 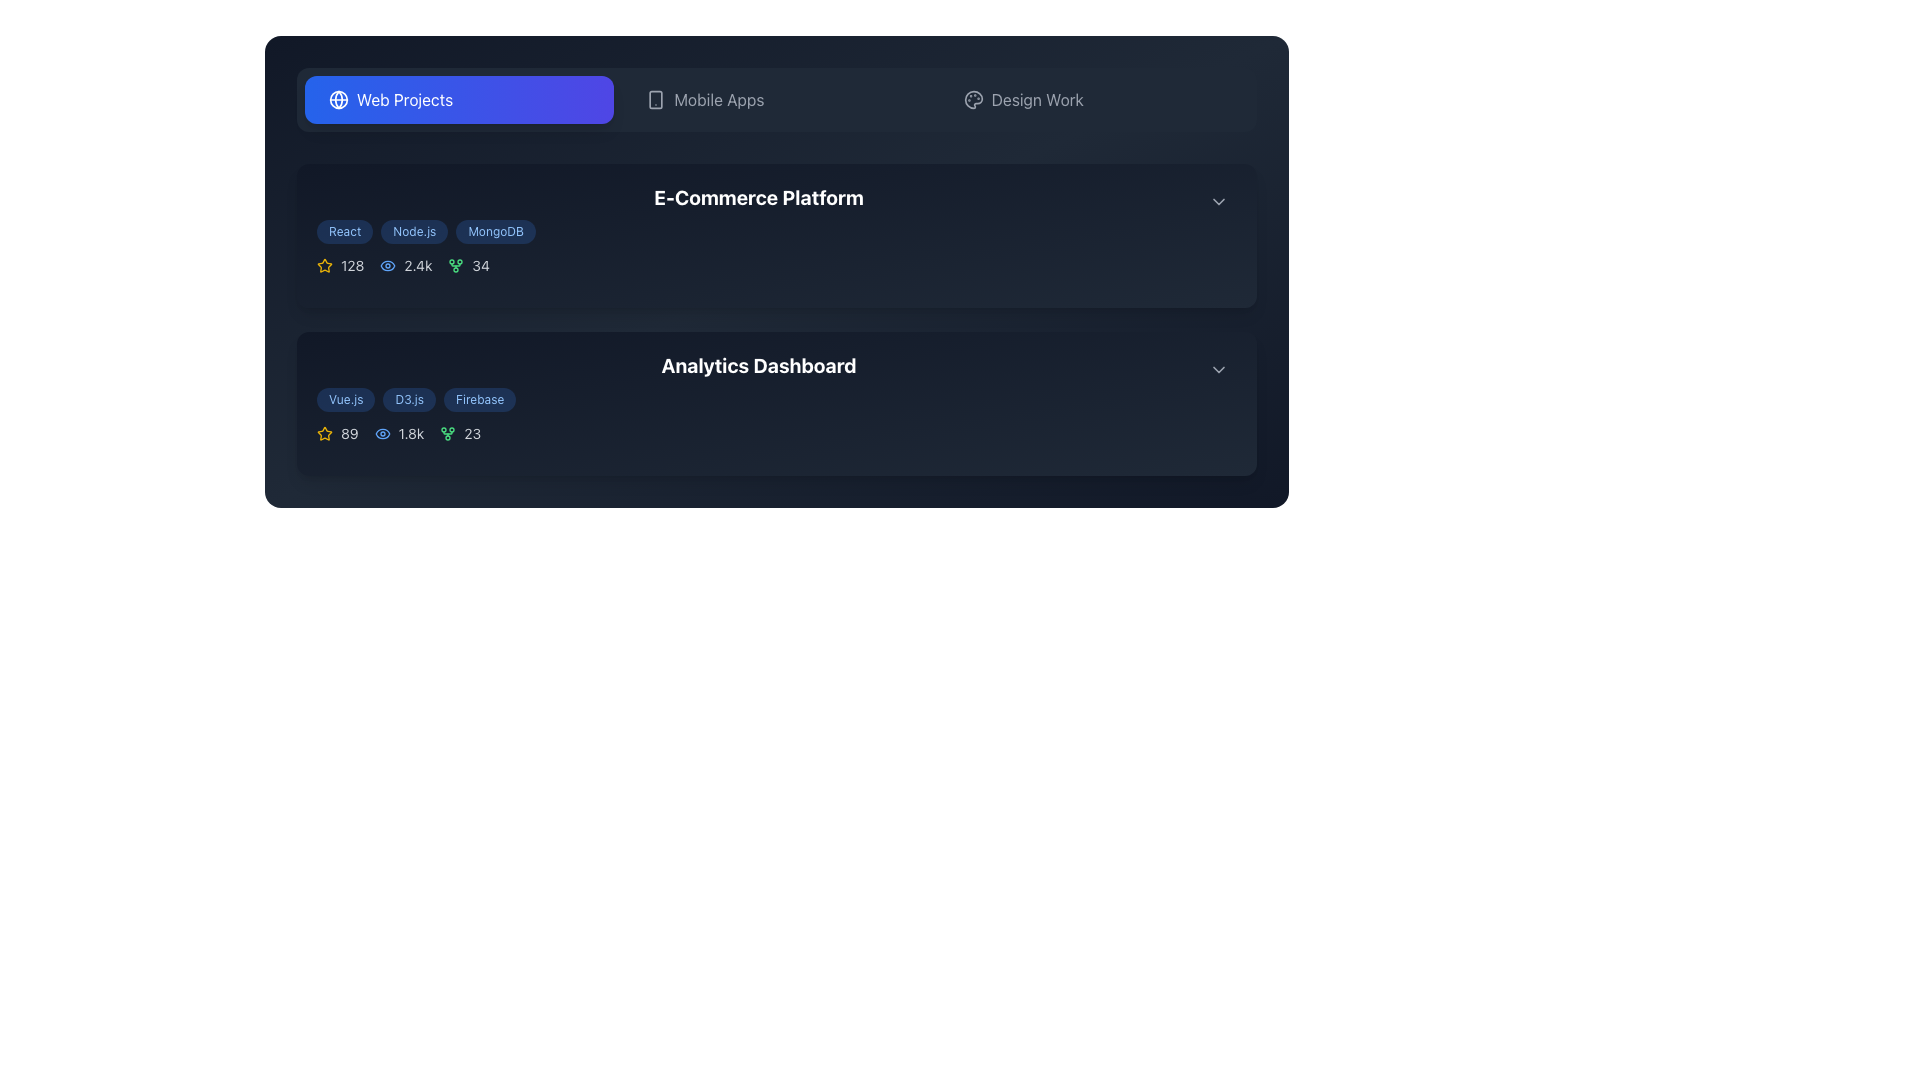 I want to click on the static text label displaying the numeric value '128', so click(x=352, y=265).